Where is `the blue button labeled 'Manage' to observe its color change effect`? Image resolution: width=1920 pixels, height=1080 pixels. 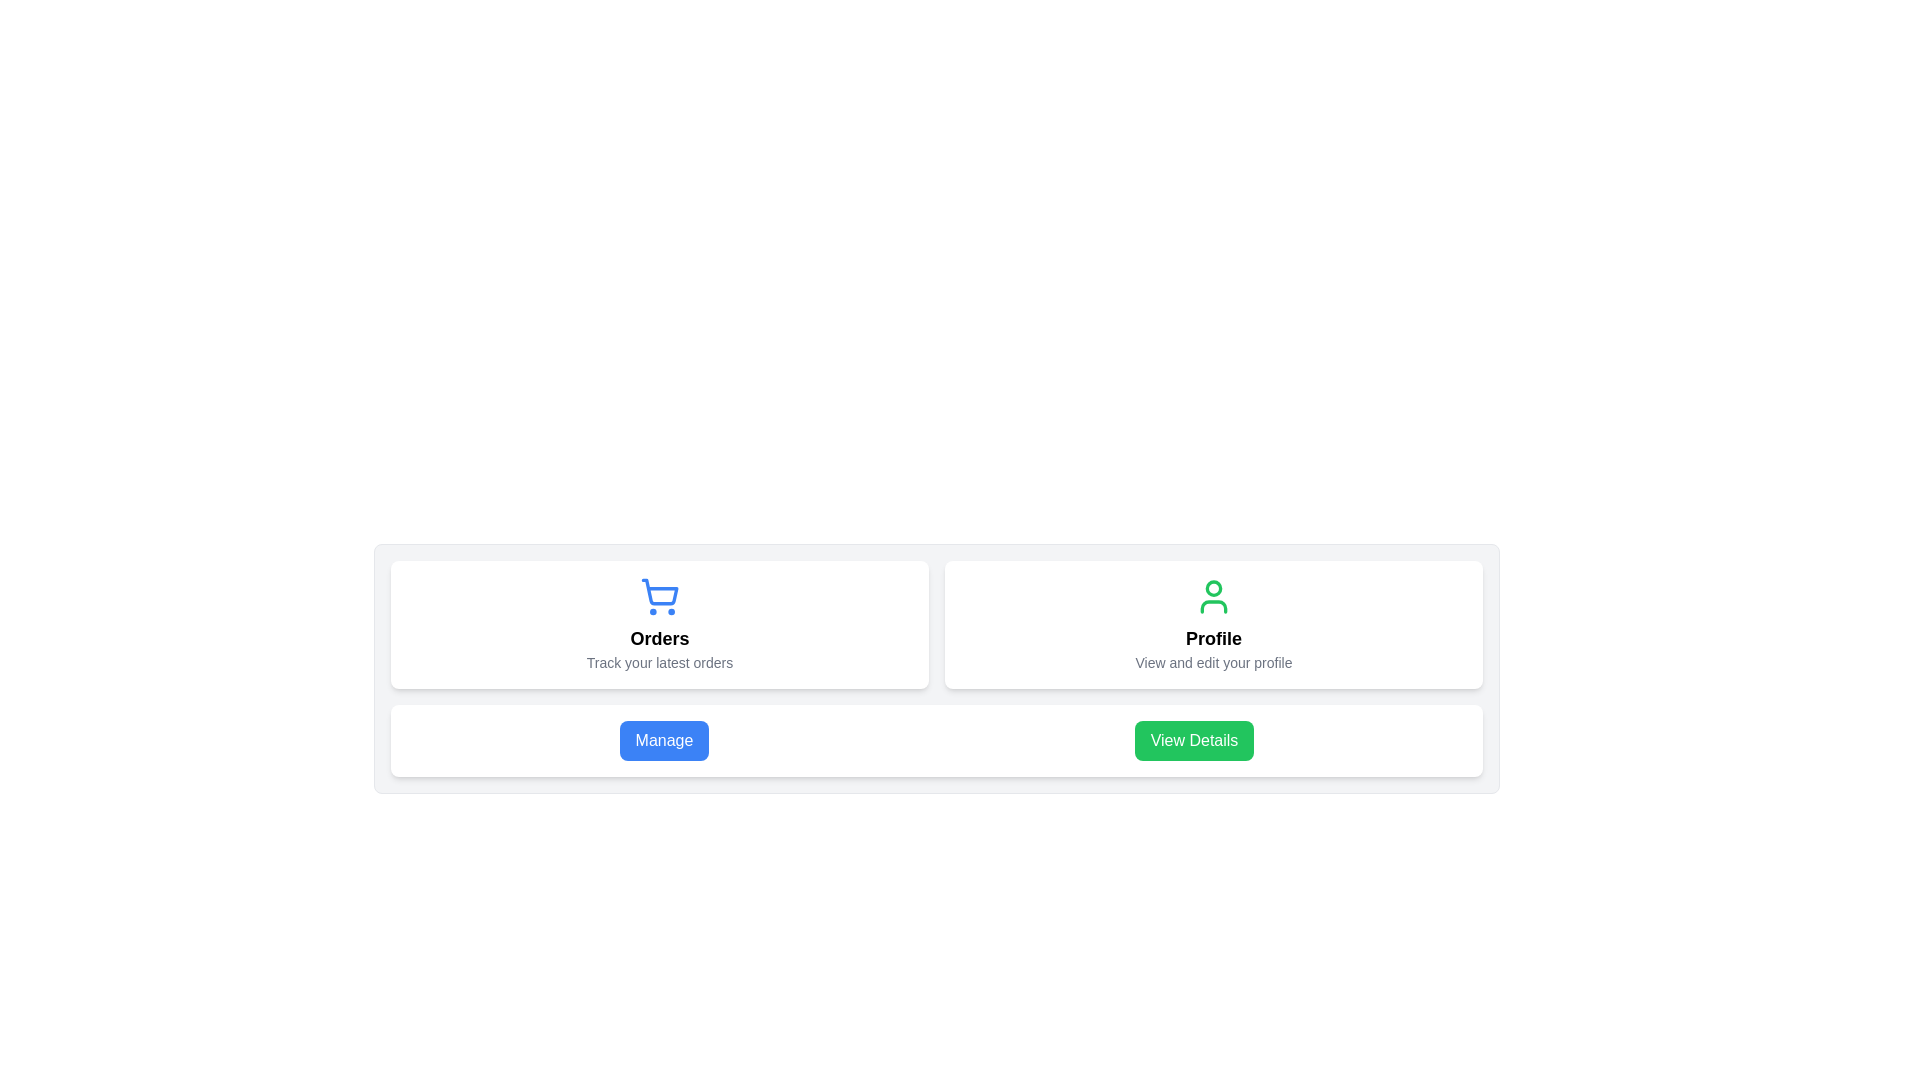
the blue button labeled 'Manage' to observe its color change effect is located at coordinates (664, 740).